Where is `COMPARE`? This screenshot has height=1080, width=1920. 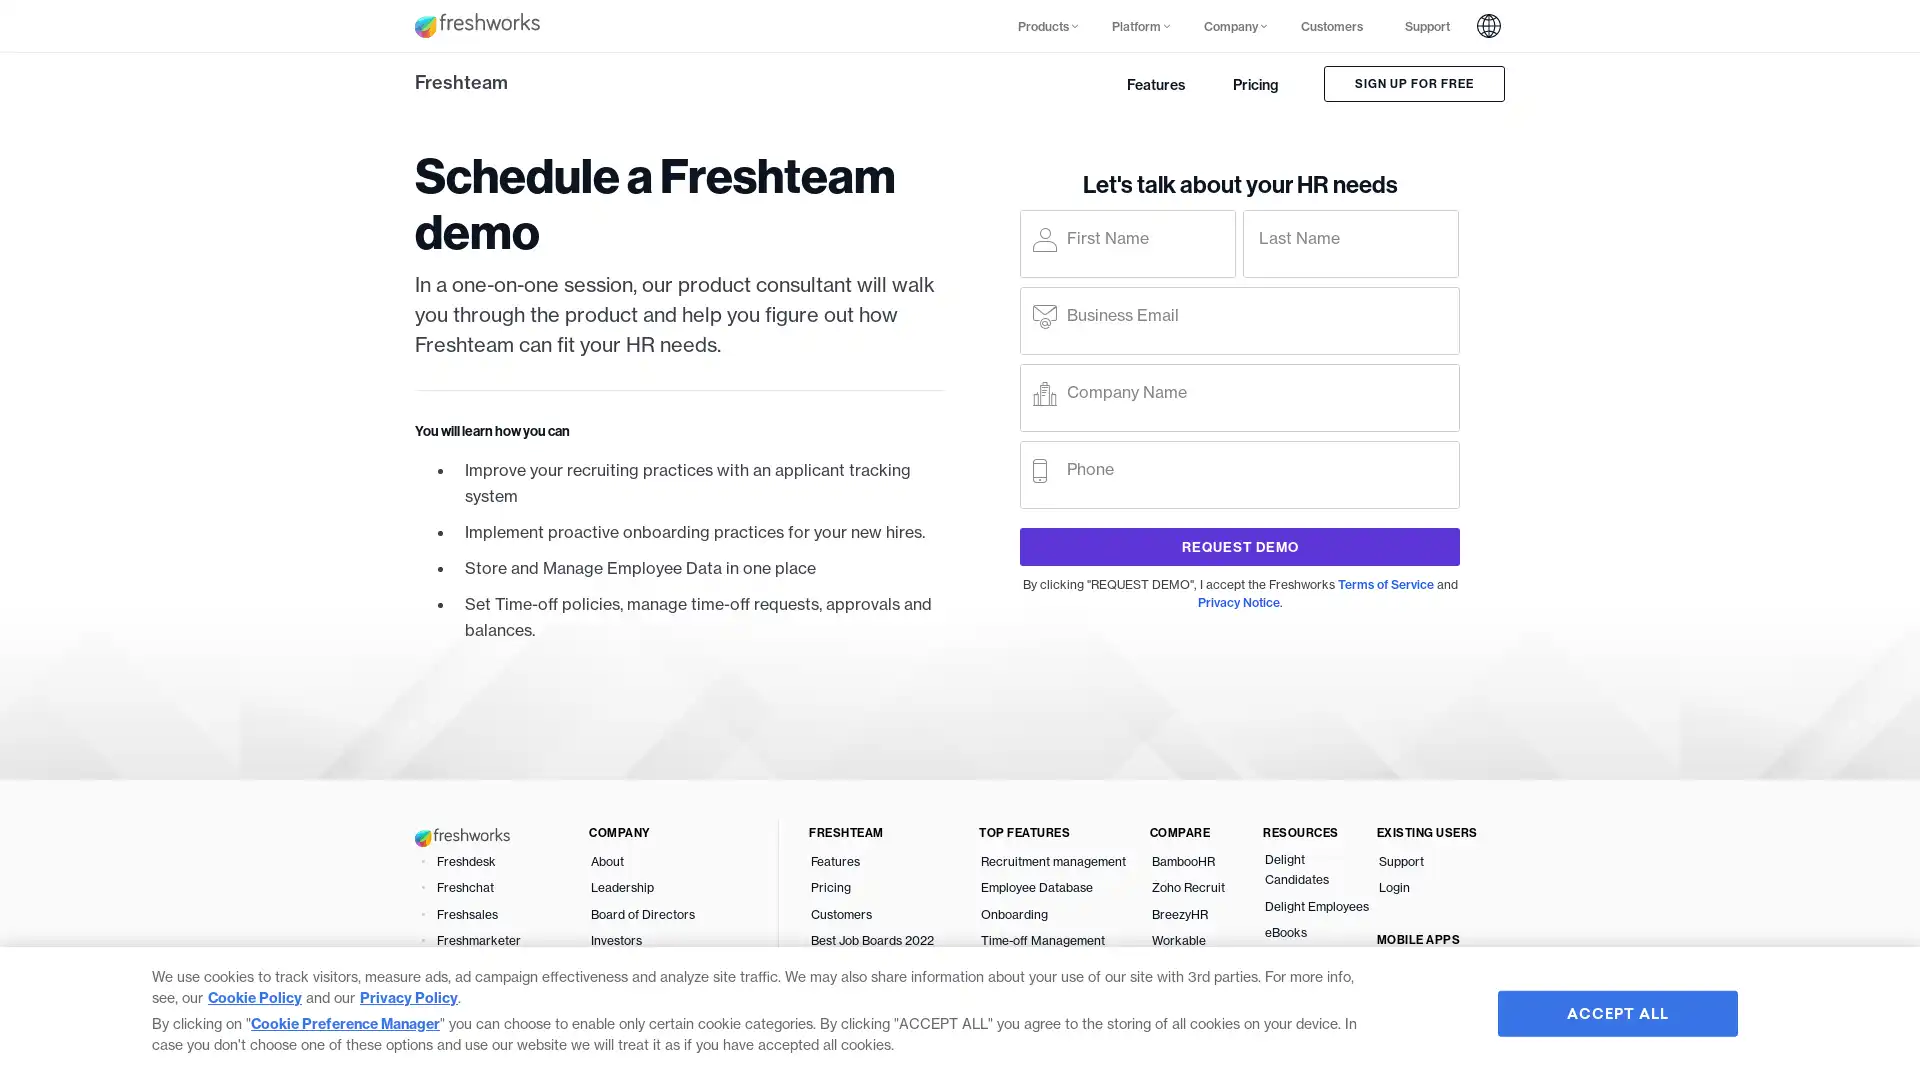
COMPARE is located at coordinates (1204, 832).